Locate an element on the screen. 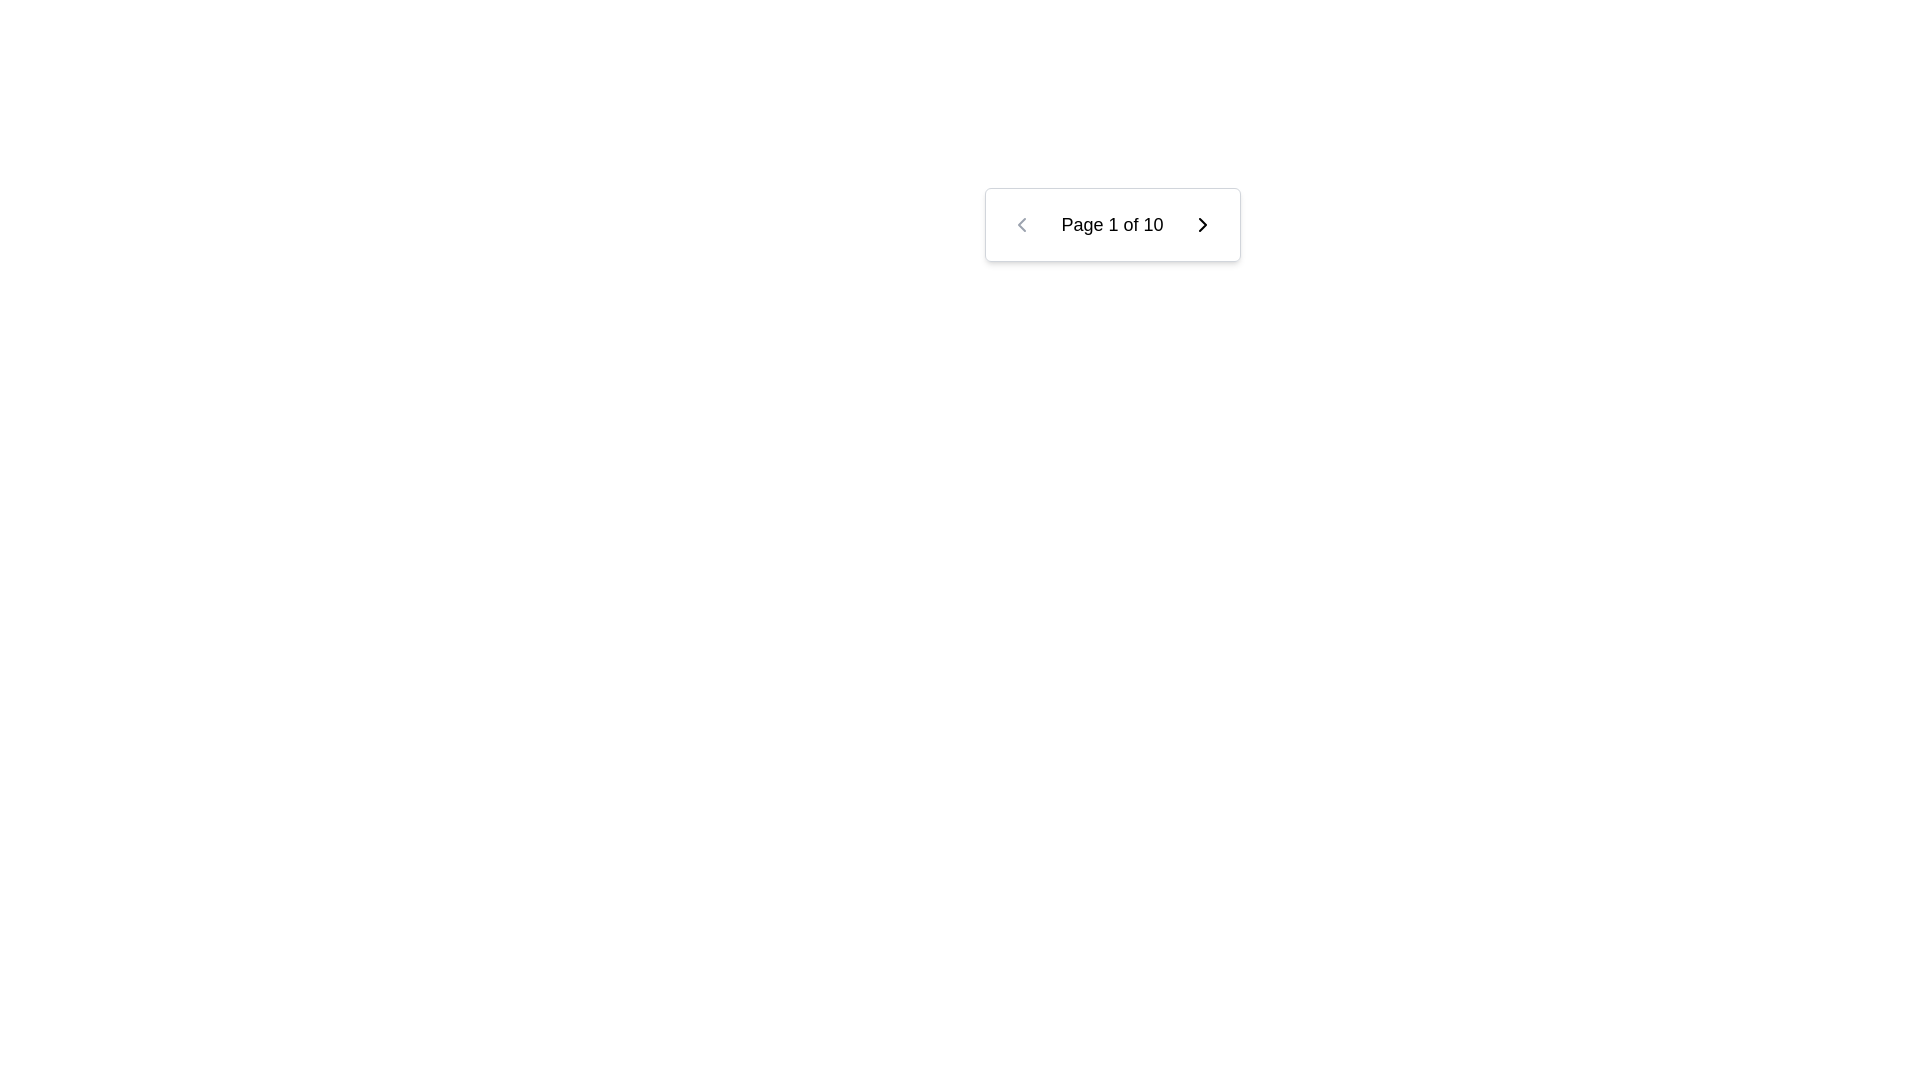 The image size is (1920, 1080). the right-pointing chevron icon located at the far right of the navigation control to move to the next page is located at coordinates (1202, 224).